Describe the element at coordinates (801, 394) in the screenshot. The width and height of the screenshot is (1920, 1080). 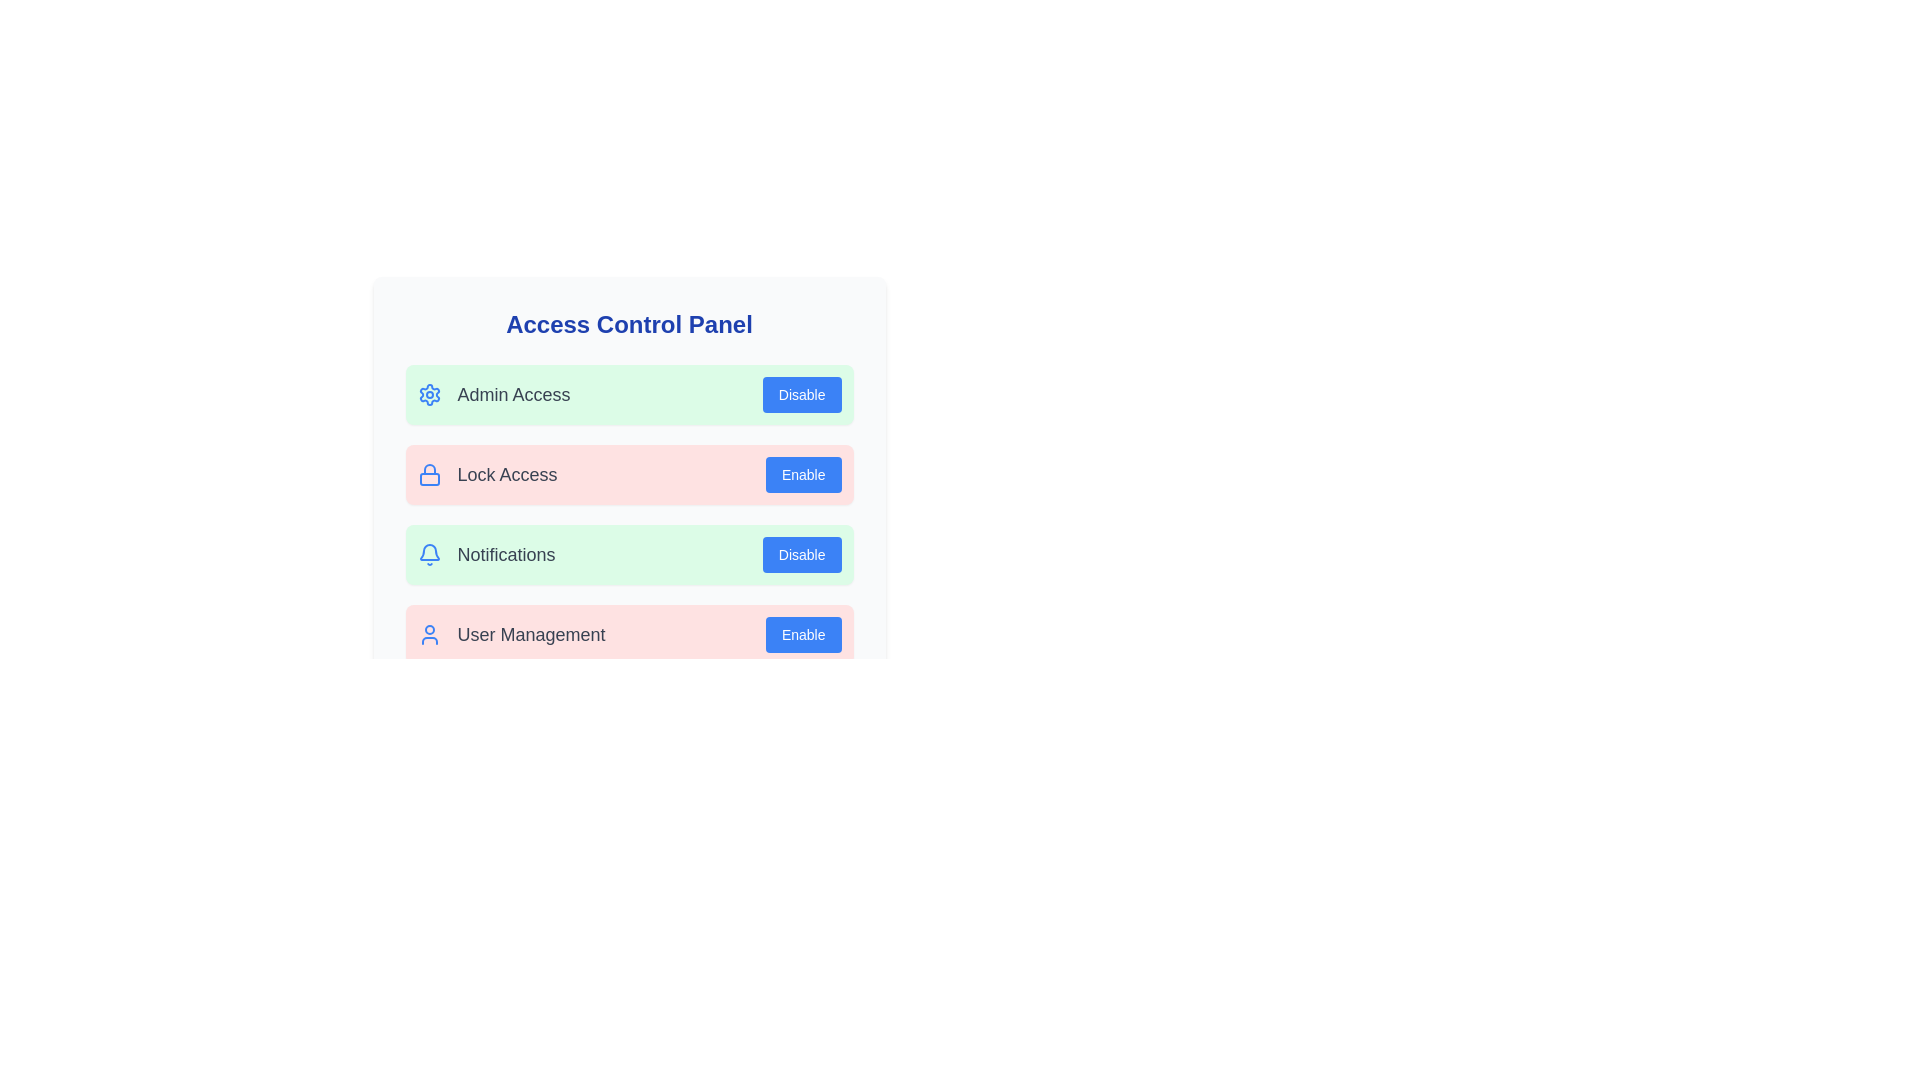
I see `the button labeled Disable Admin Access` at that location.